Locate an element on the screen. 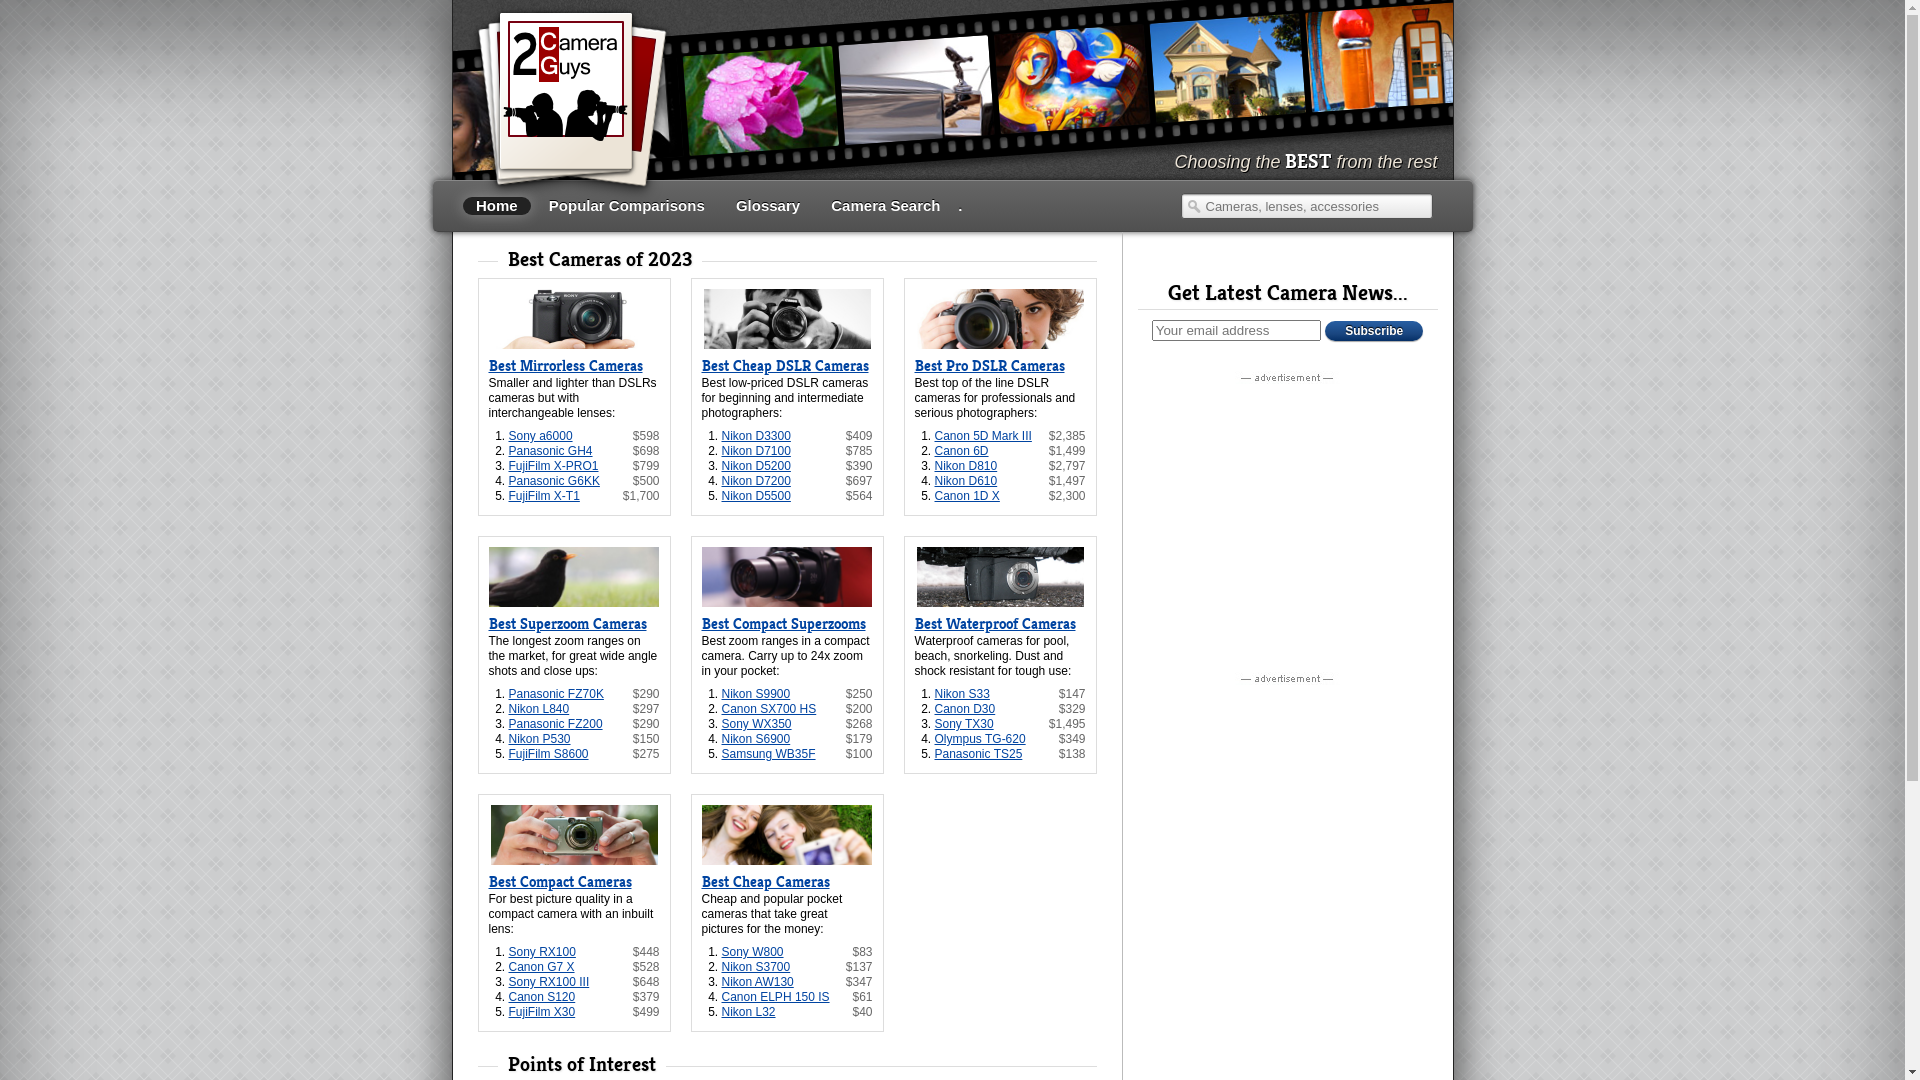  'Nikon AW130' is located at coordinates (757, 981).